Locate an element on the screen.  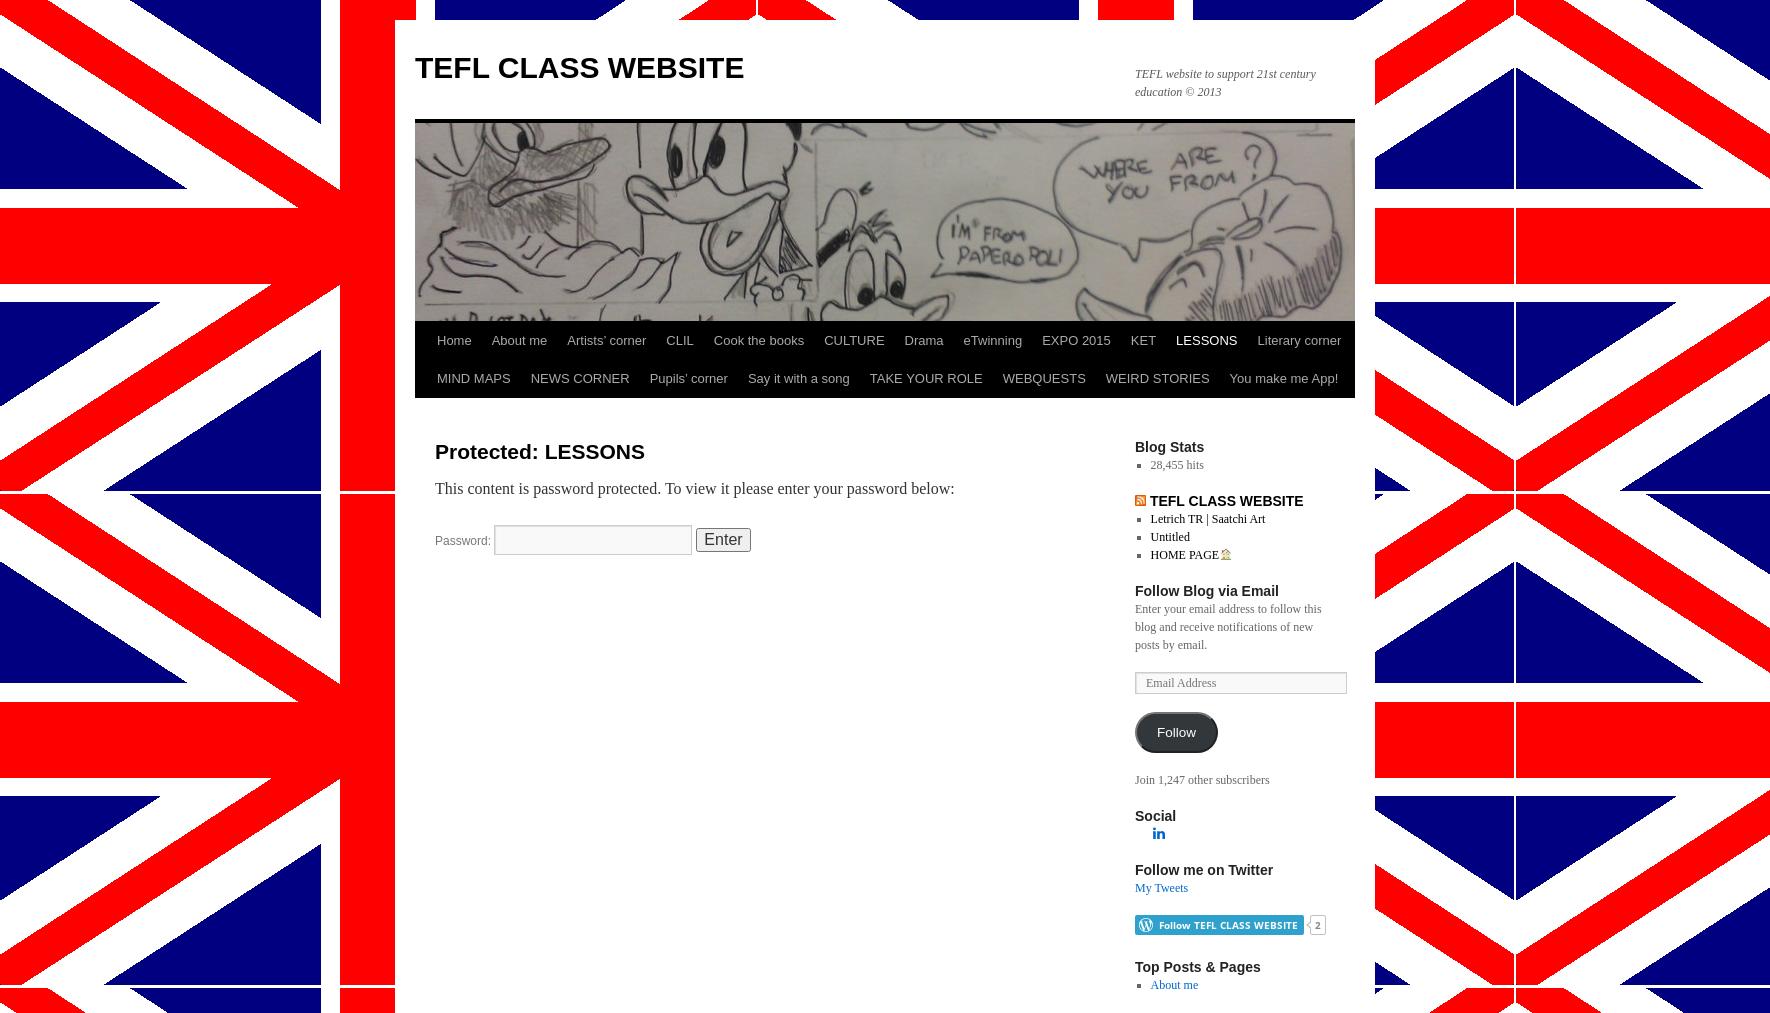
'About me' is located at coordinates (1174, 985).